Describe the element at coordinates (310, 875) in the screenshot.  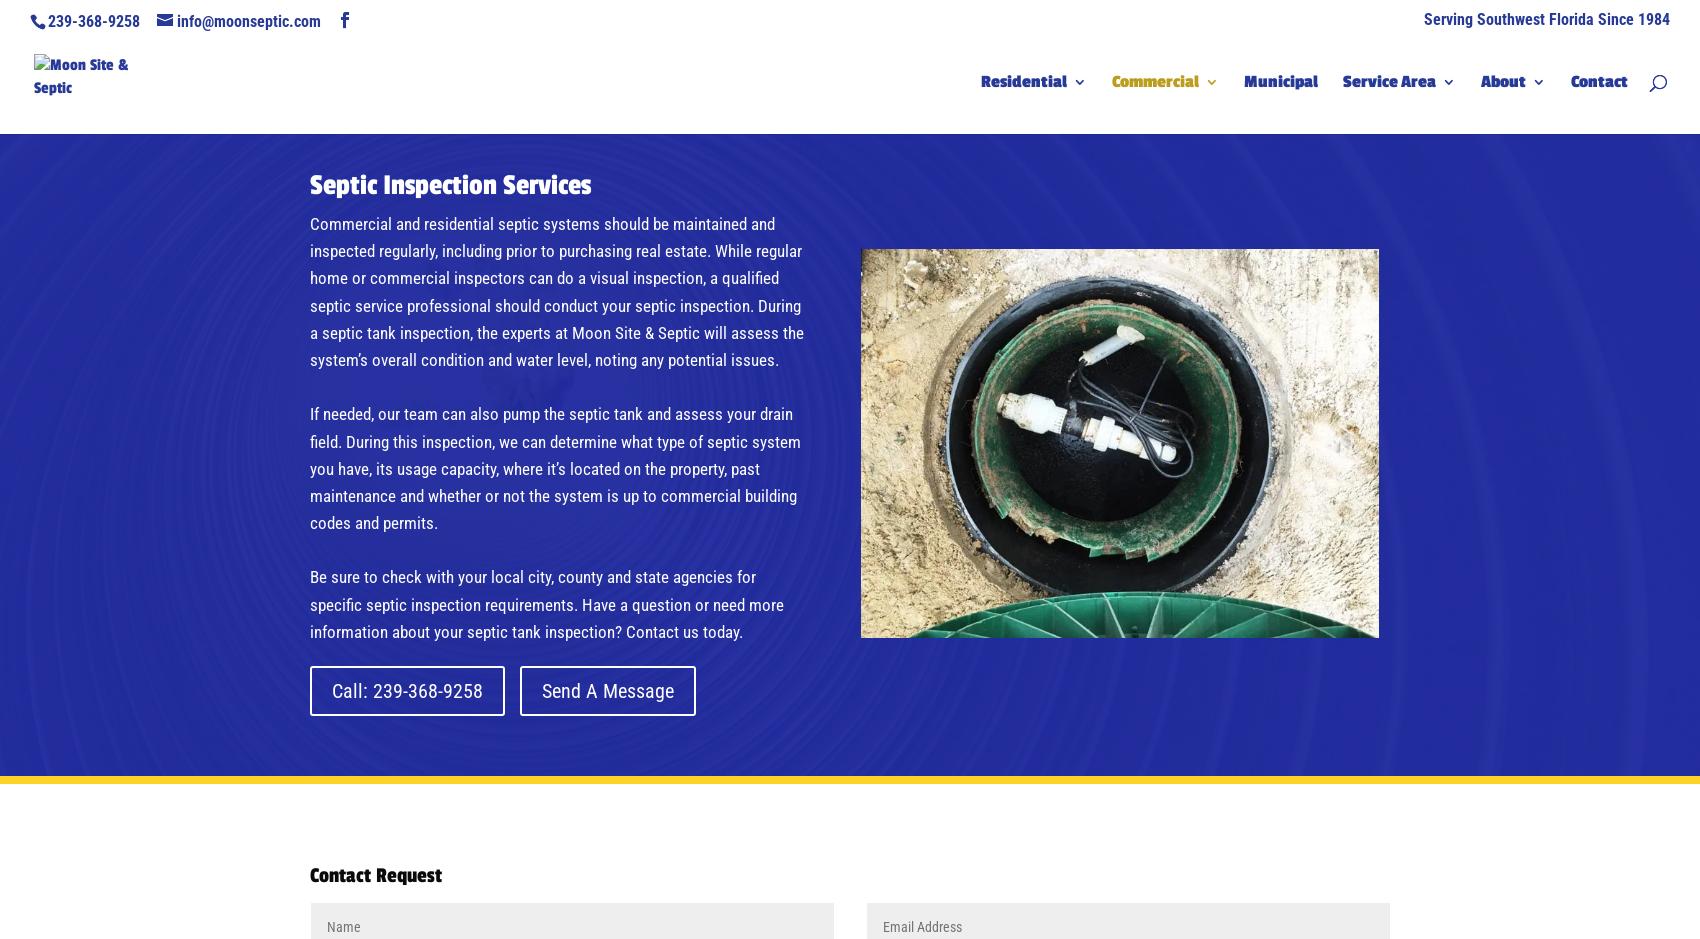
I see `'Contact Request'` at that location.